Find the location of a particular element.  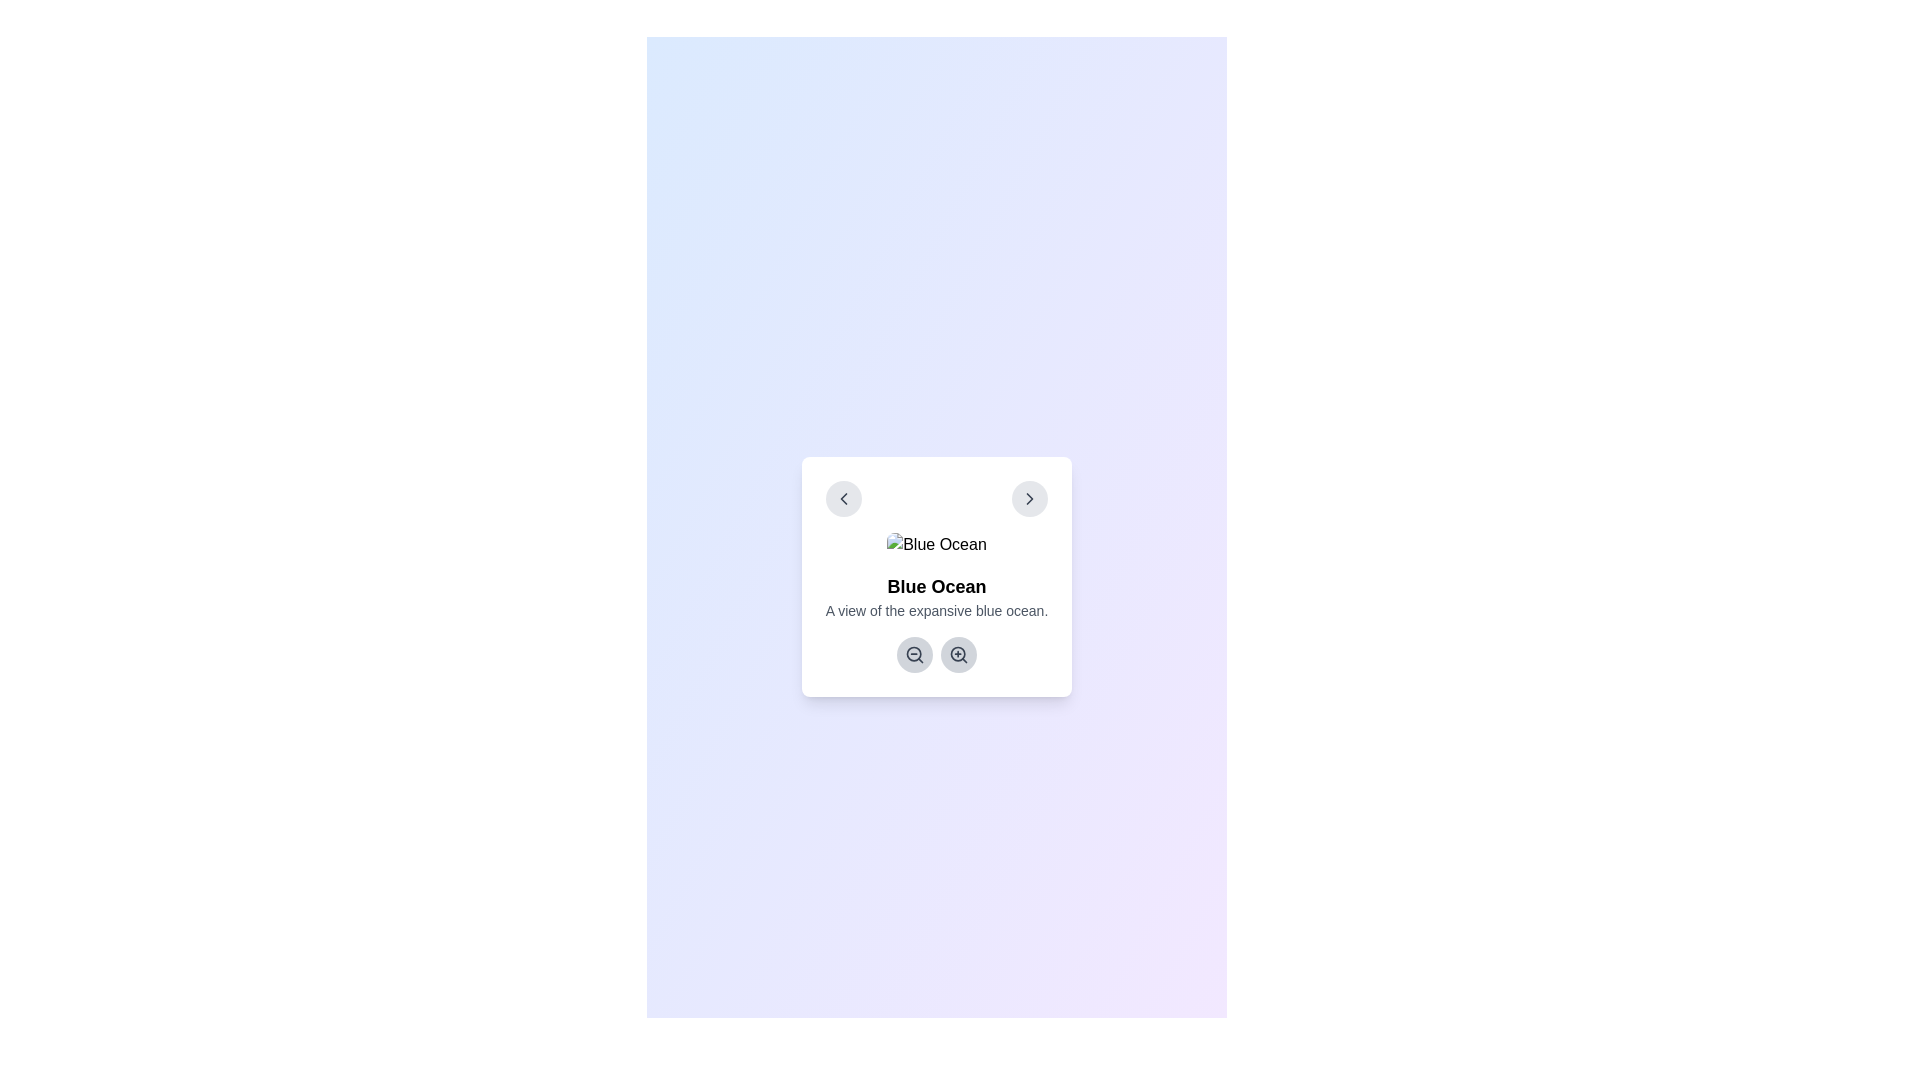

the circular zoom-in button with a gray background and a magnifying glass icon, positioned centrally at the bottom of the card interface is located at coordinates (958, 655).